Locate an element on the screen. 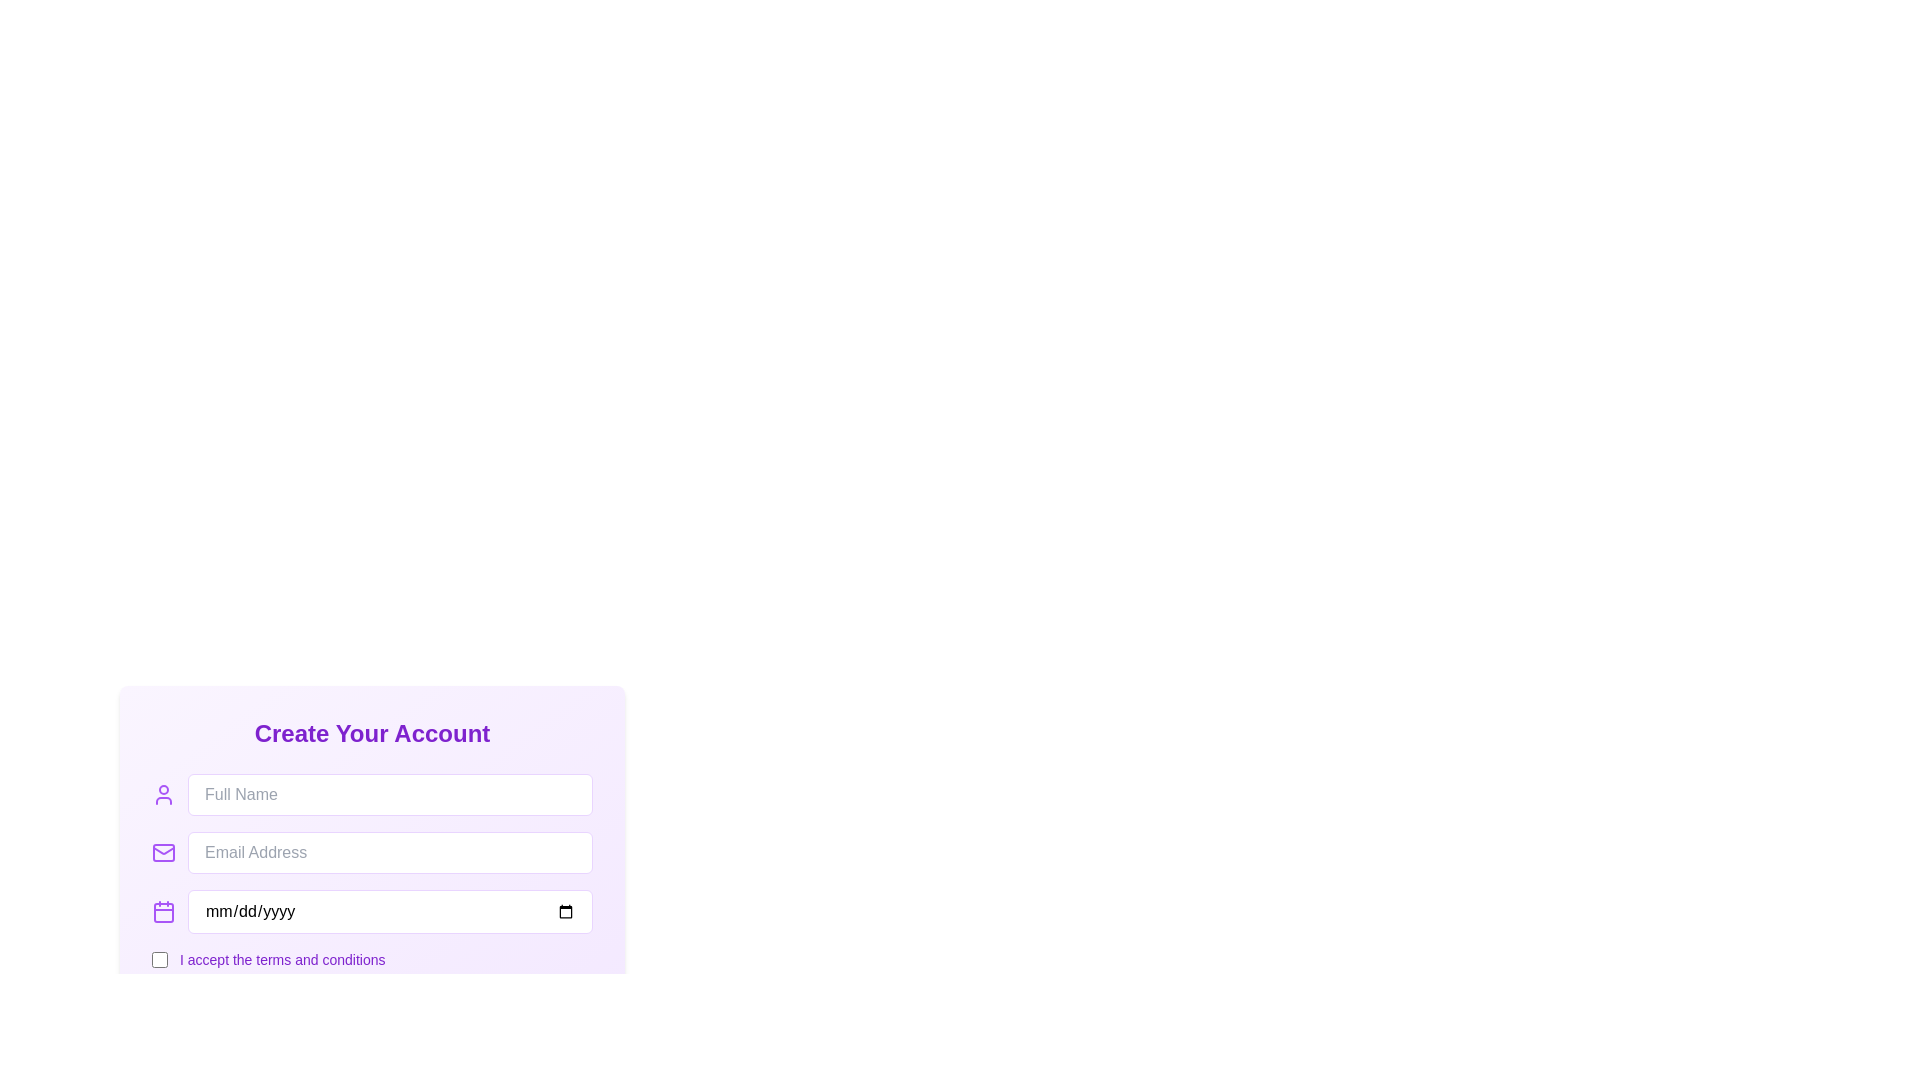  the purple user icon, which is a simplistic outline of a person, located at the left end of the user registration form, preceding the name input field is located at coordinates (163, 793).